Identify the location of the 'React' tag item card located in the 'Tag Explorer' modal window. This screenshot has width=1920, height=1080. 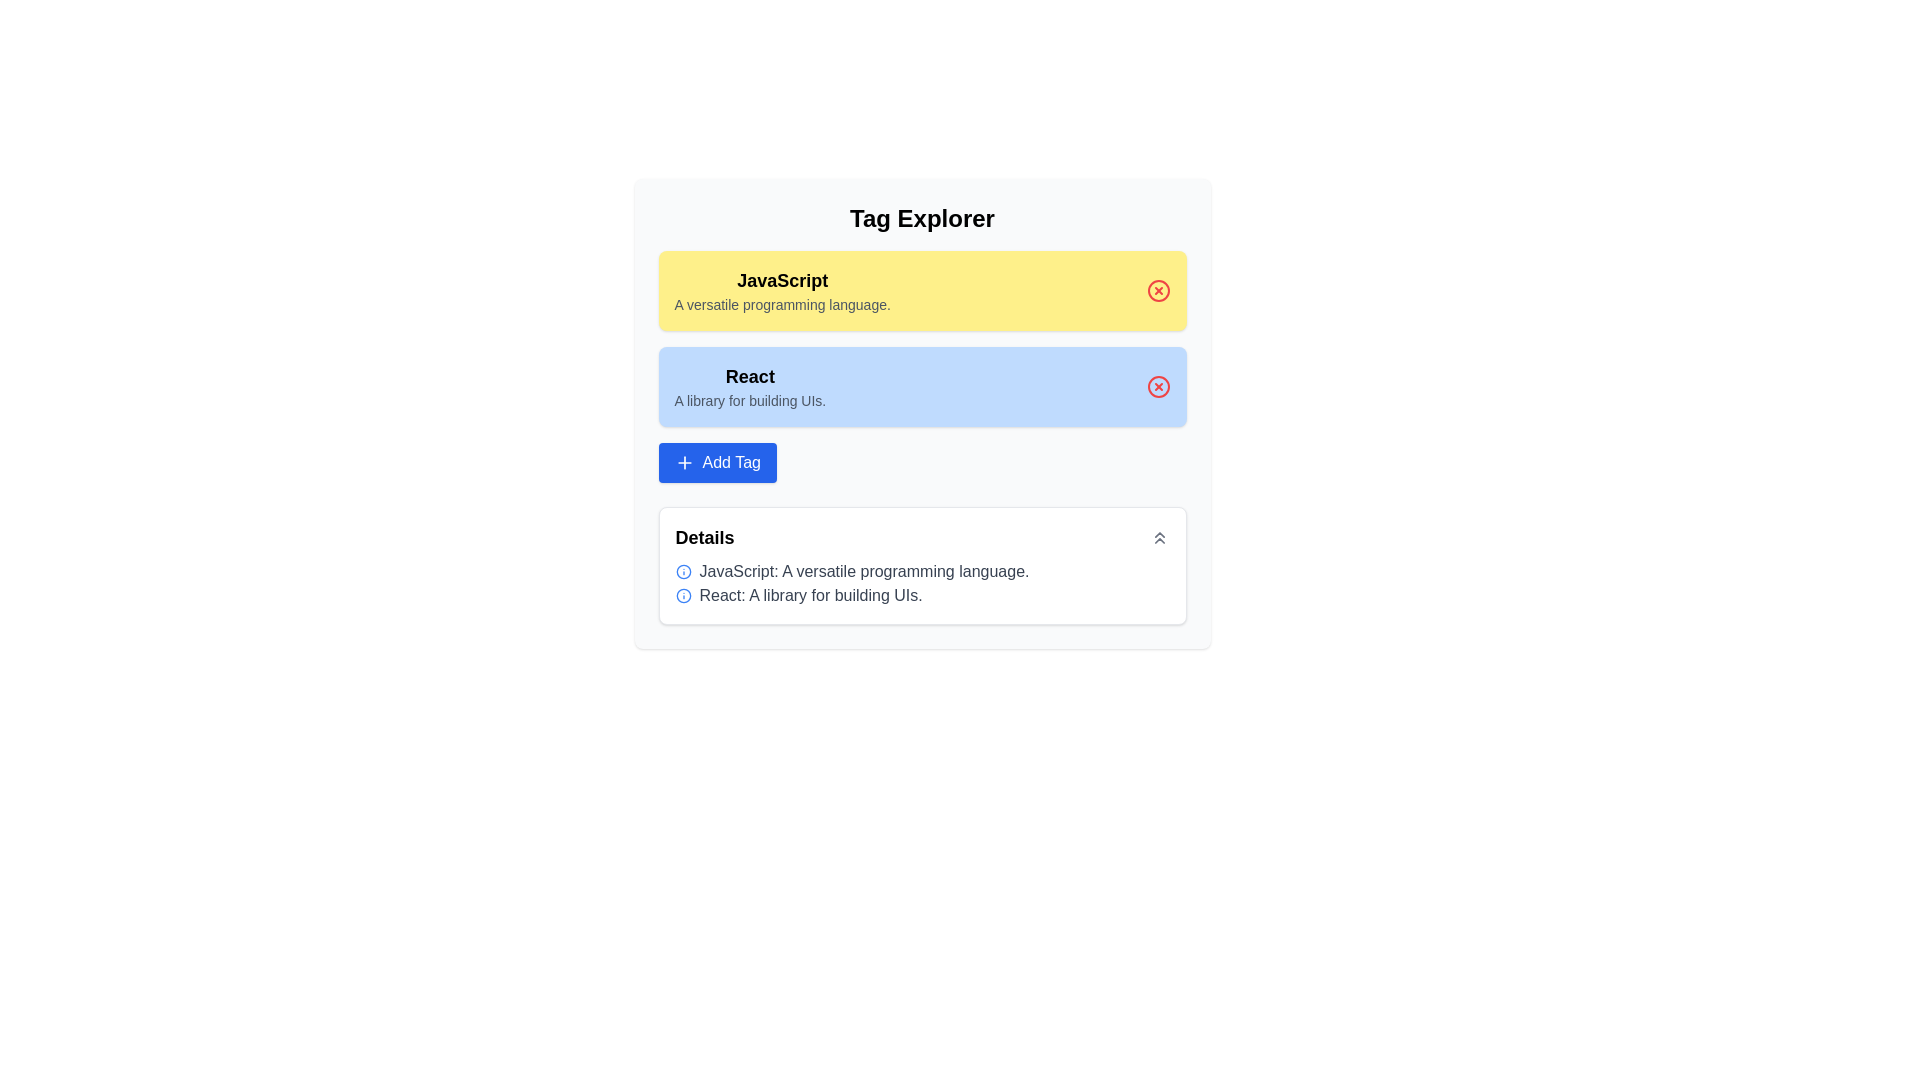
(921, 412).